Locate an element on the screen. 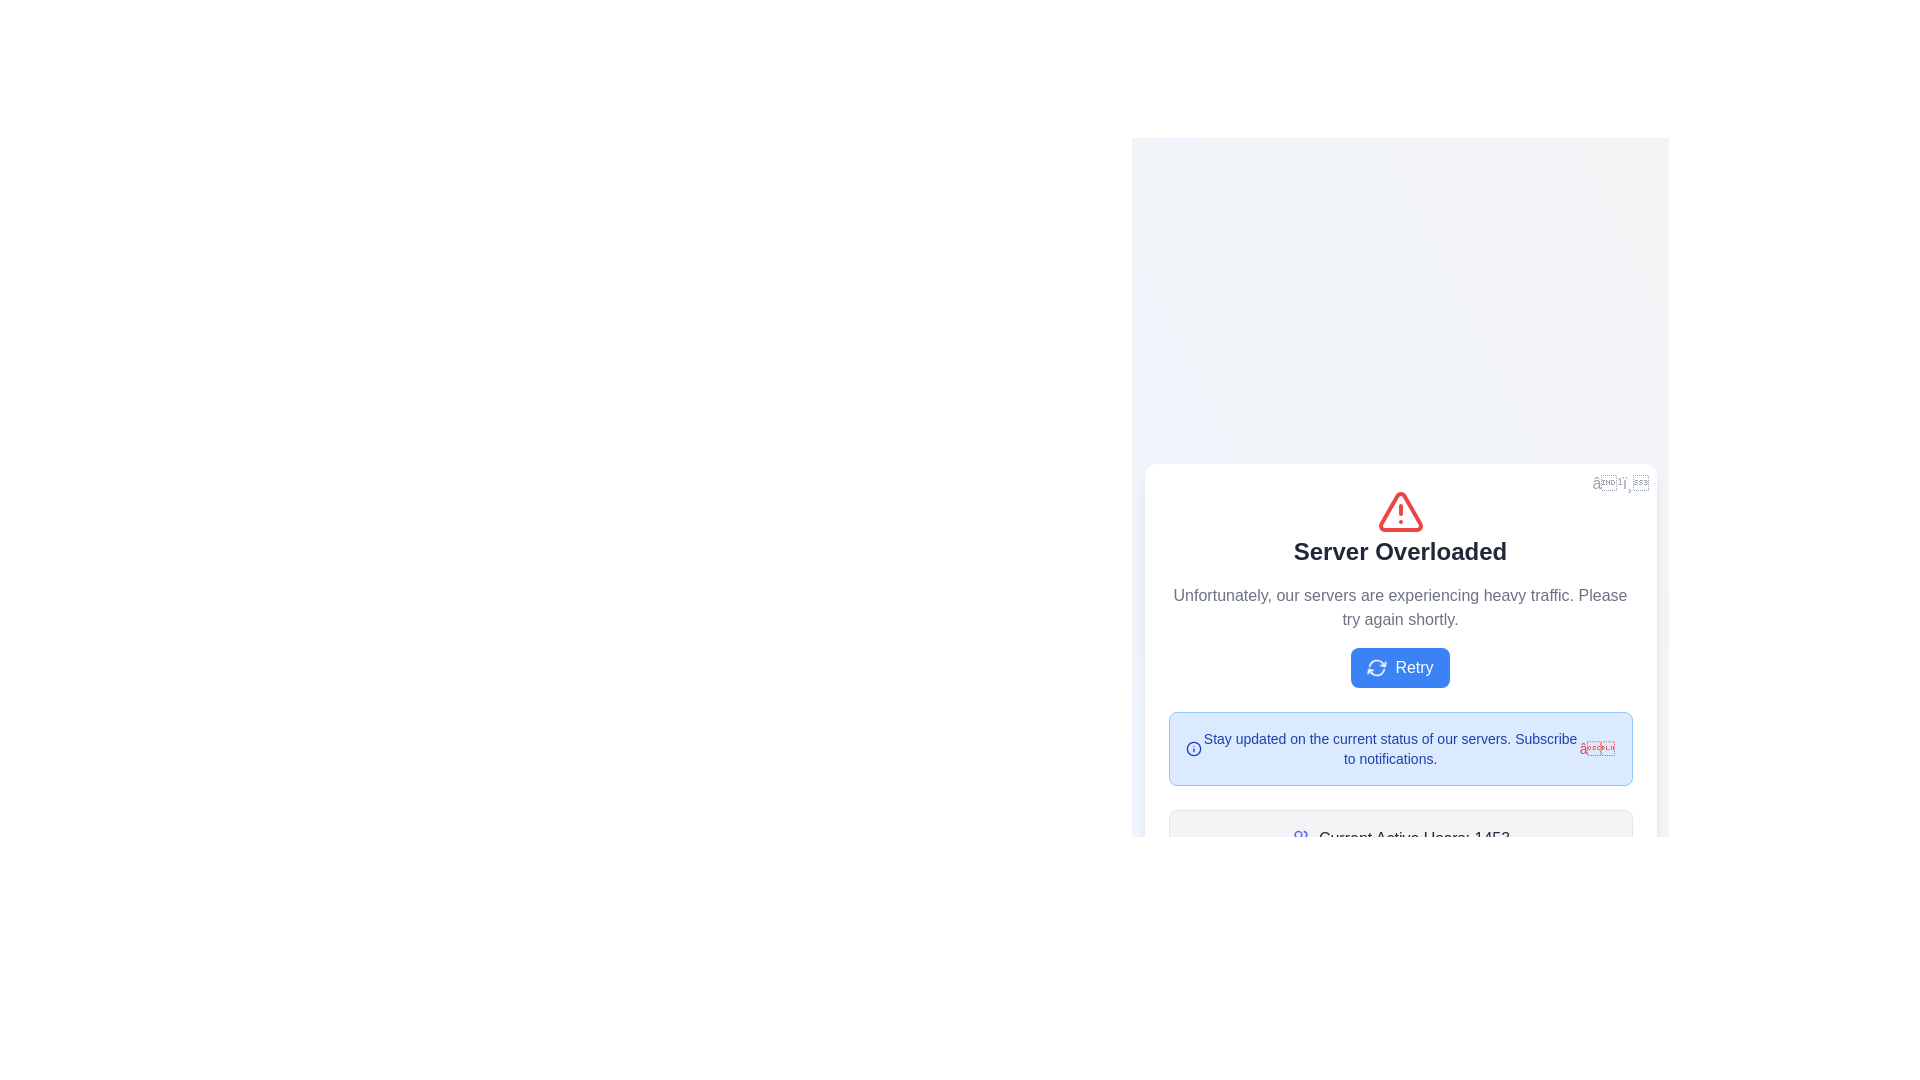 The image size is (1920, 1080). the small red close button, which appears as a cross icon, located in the bottom right corner of the notification card with a blue background is located at coordinates (1596, 748).